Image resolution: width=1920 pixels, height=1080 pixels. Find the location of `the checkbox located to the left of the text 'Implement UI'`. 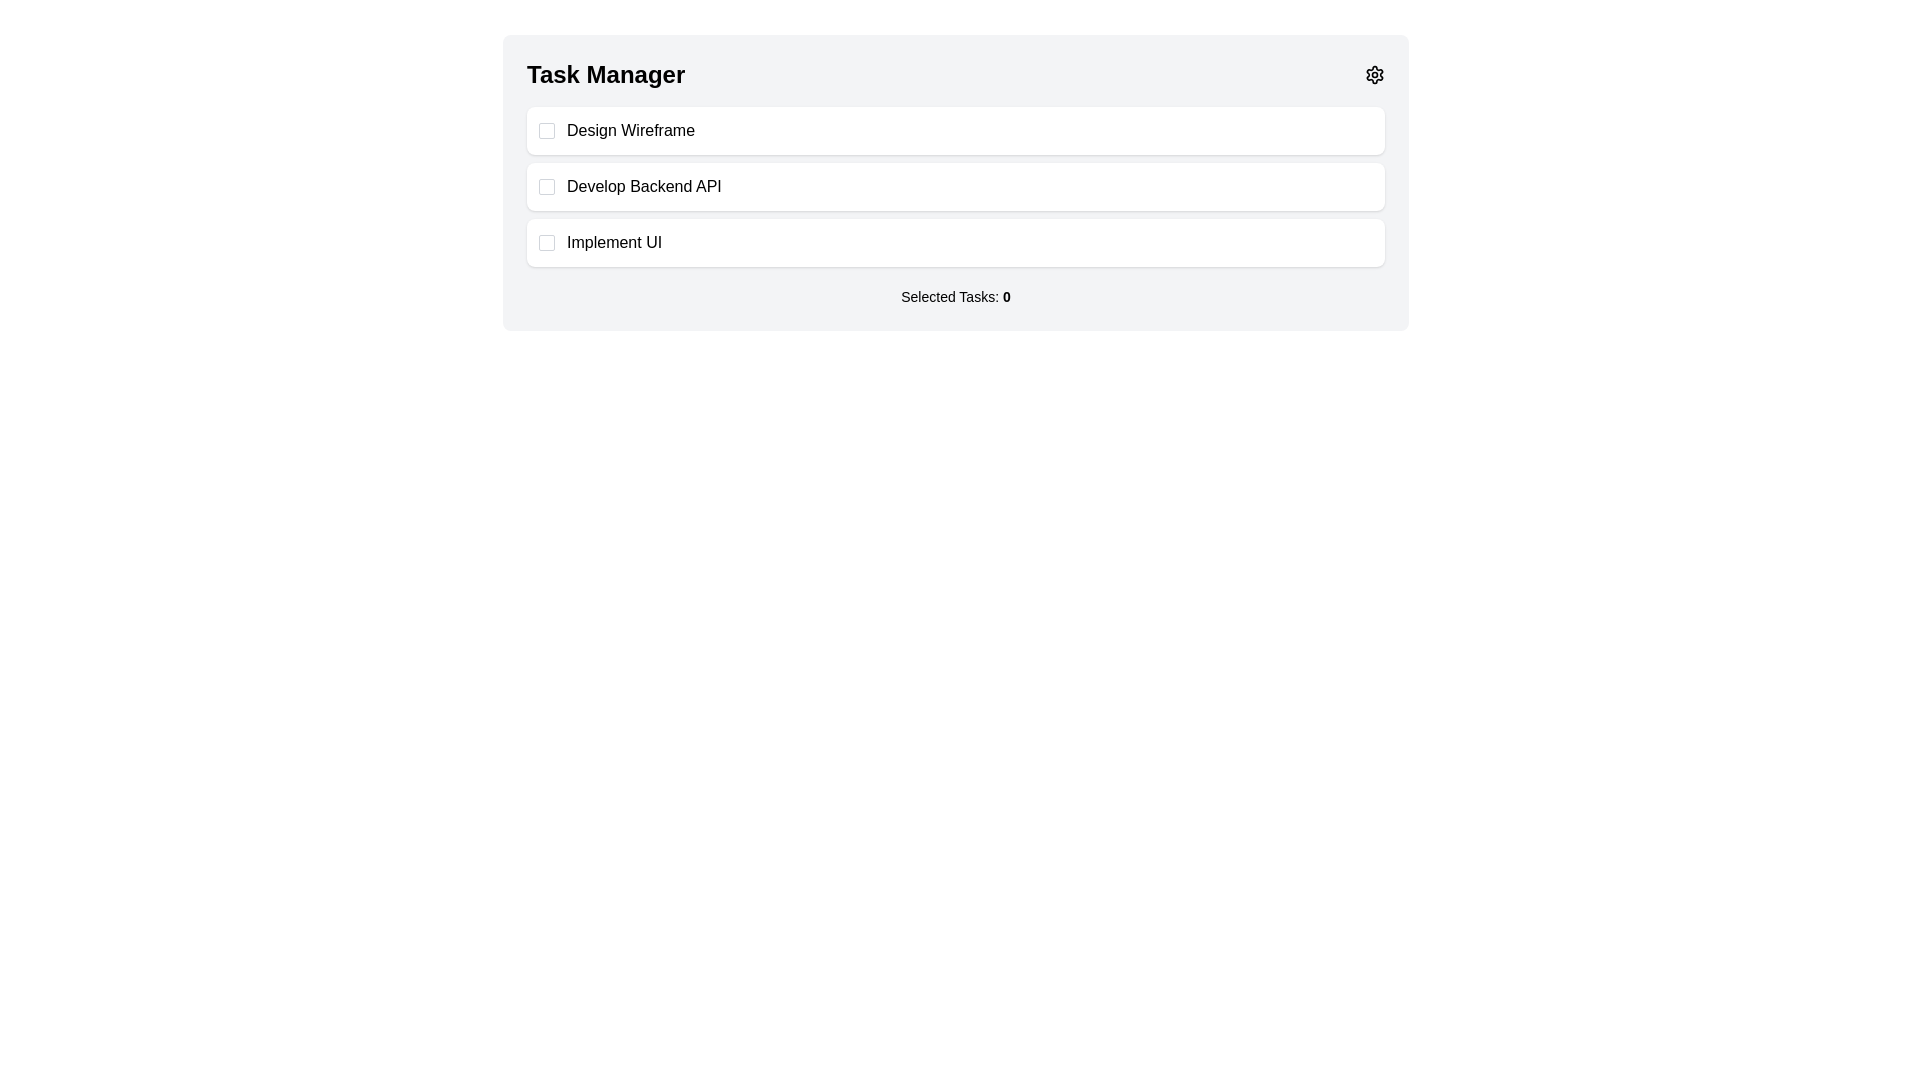

the checkbox located to the left of the text 'Implement UI' is located at coordinates (547, 242).